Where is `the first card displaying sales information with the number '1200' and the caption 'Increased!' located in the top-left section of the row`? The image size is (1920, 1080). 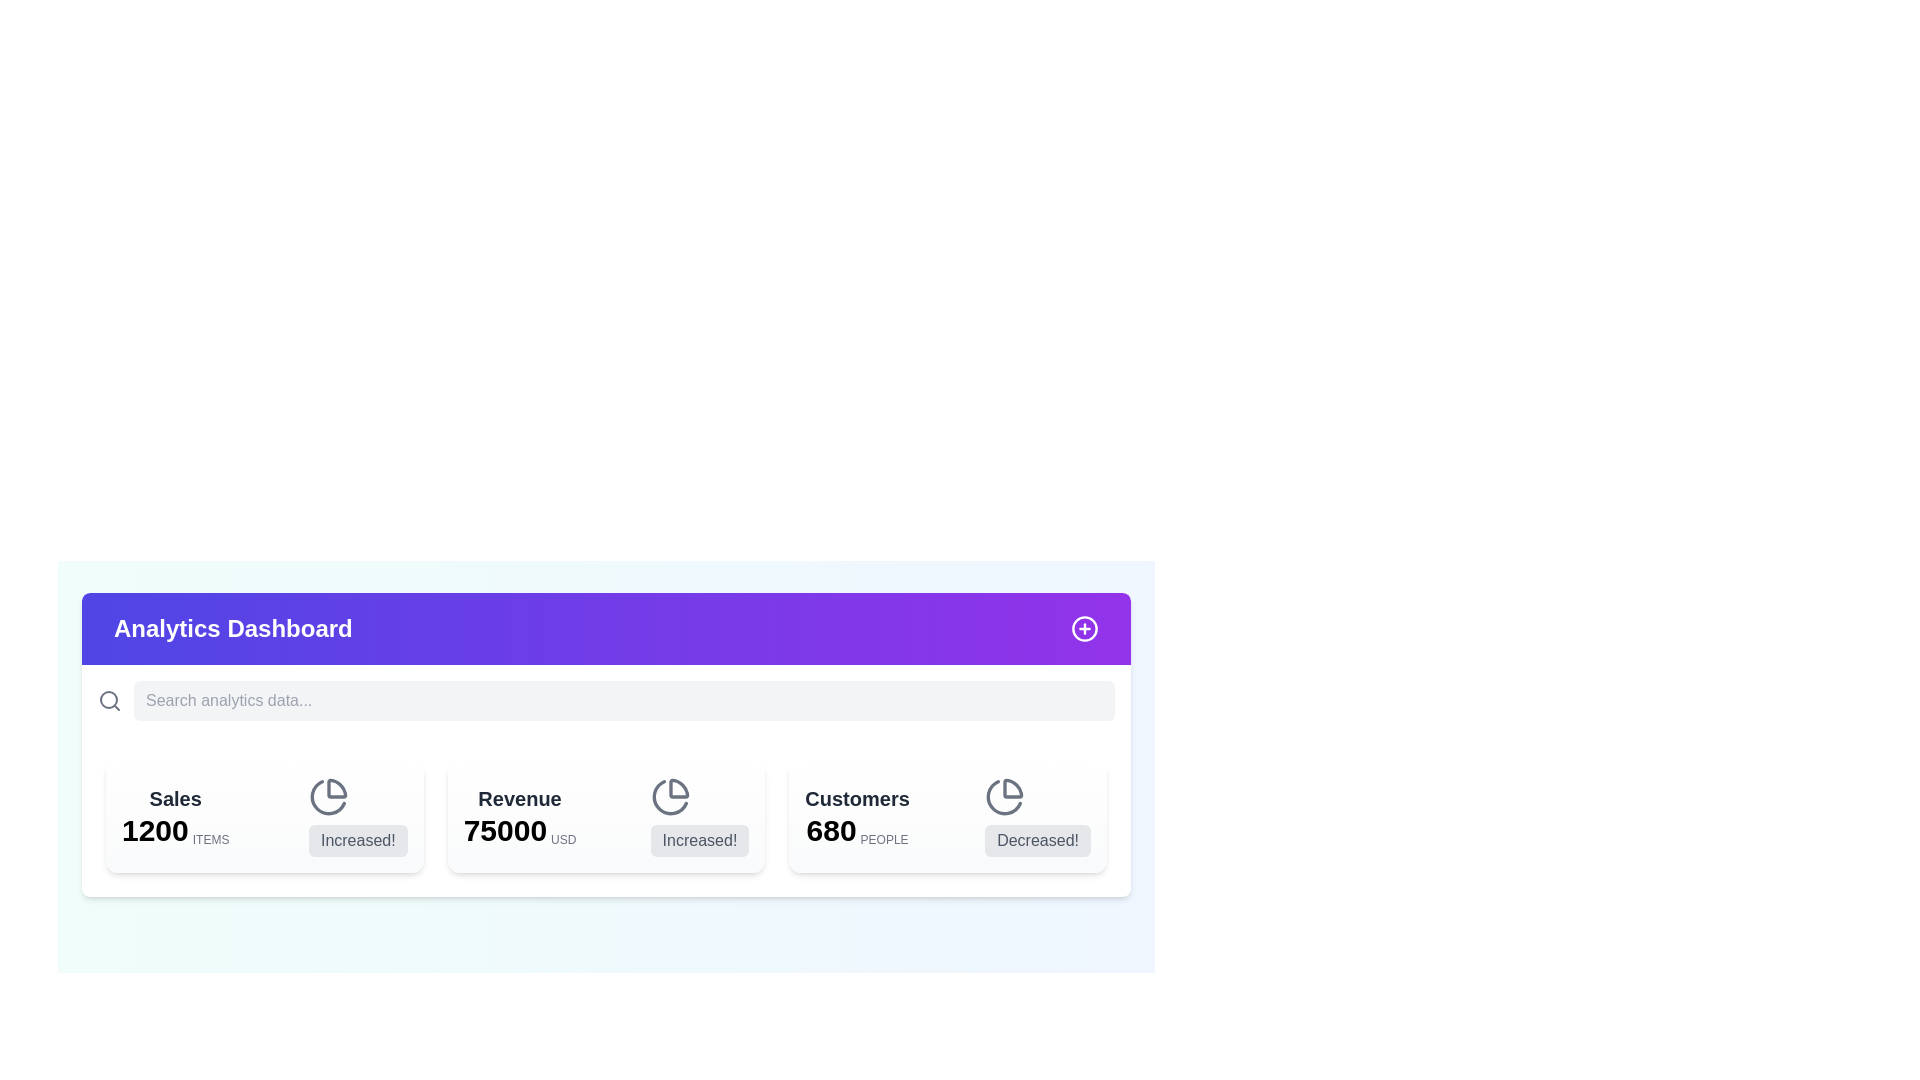 the first card displaying sales information with the number '1200' and the caption 'Increased!' located in the top-left section of the row is located at coordinates (263, 817).